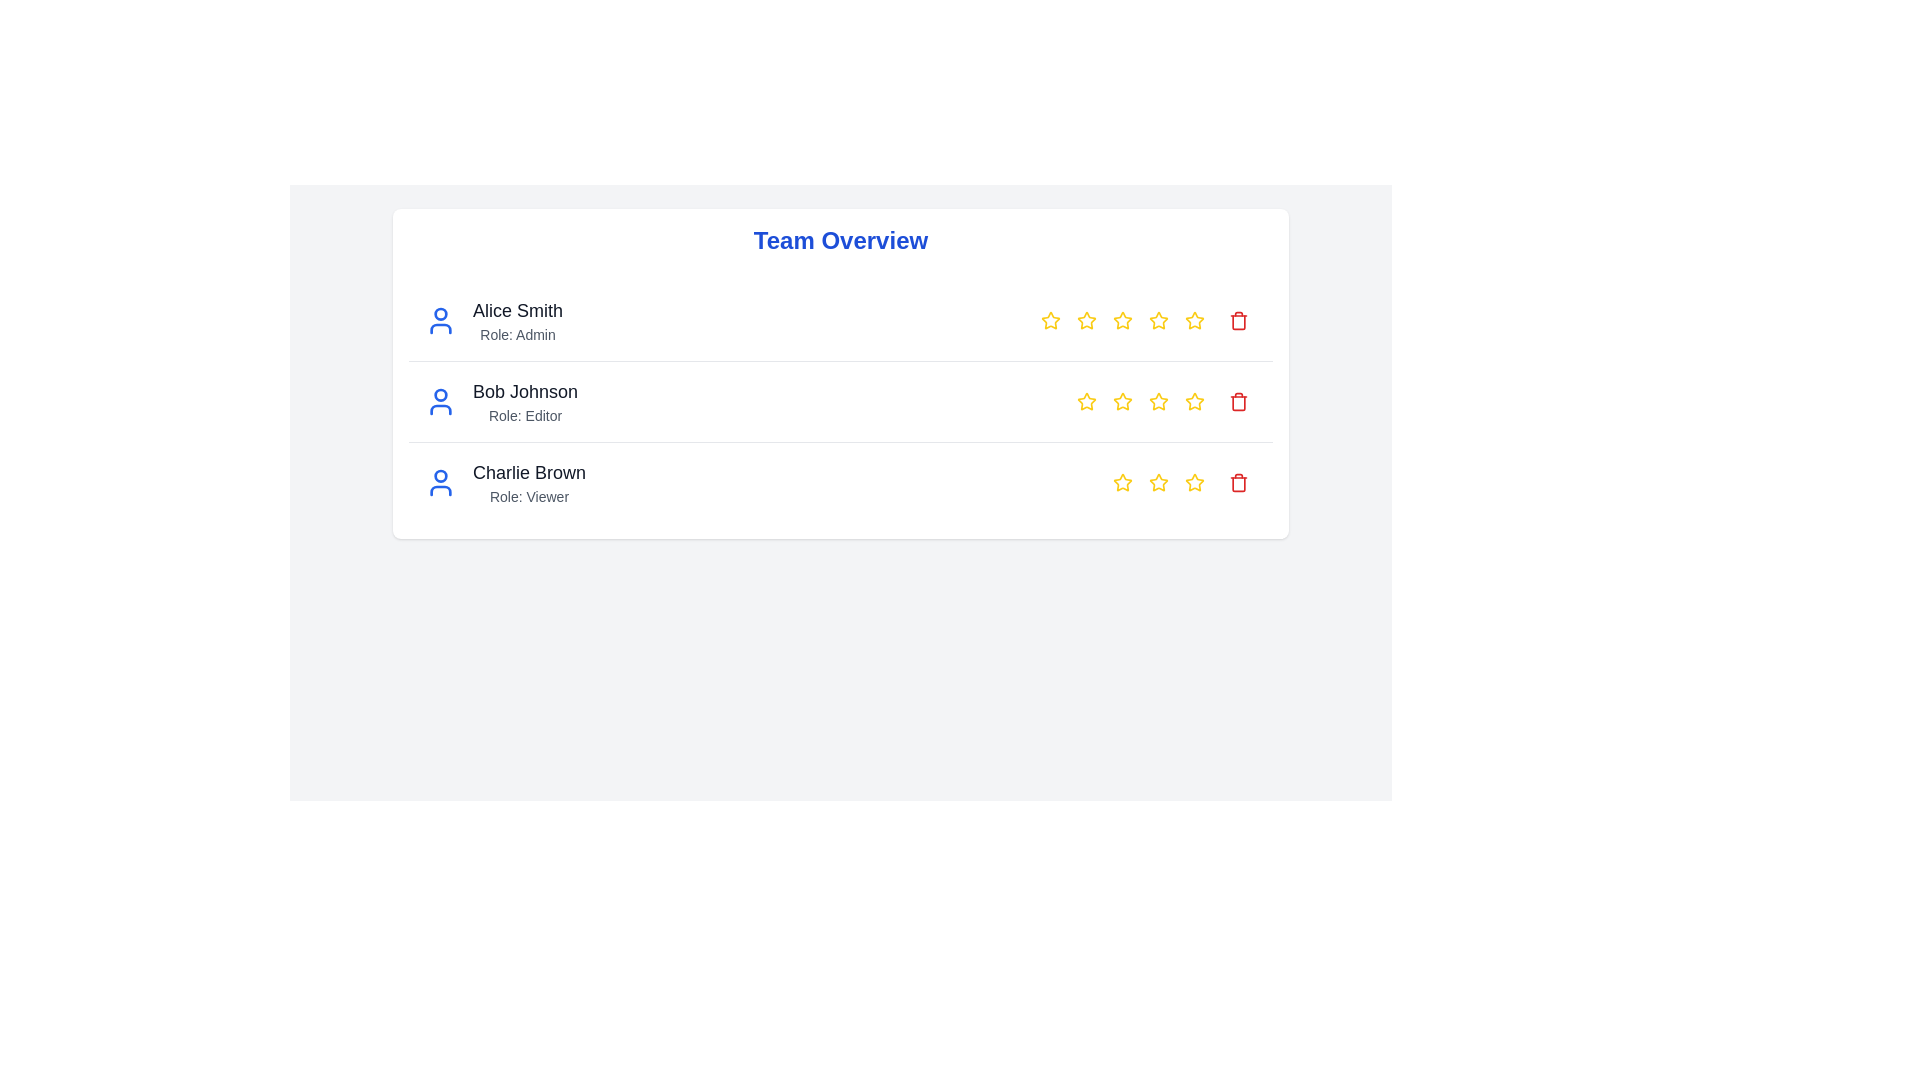 The height and width of the screenshot is (1080, 1920). Describe the element at coordinates (1123, 482) in the screenshot. I see `the fourth star rating icon associated with 'Charlie Brown' to set or modify the rating` at that location.